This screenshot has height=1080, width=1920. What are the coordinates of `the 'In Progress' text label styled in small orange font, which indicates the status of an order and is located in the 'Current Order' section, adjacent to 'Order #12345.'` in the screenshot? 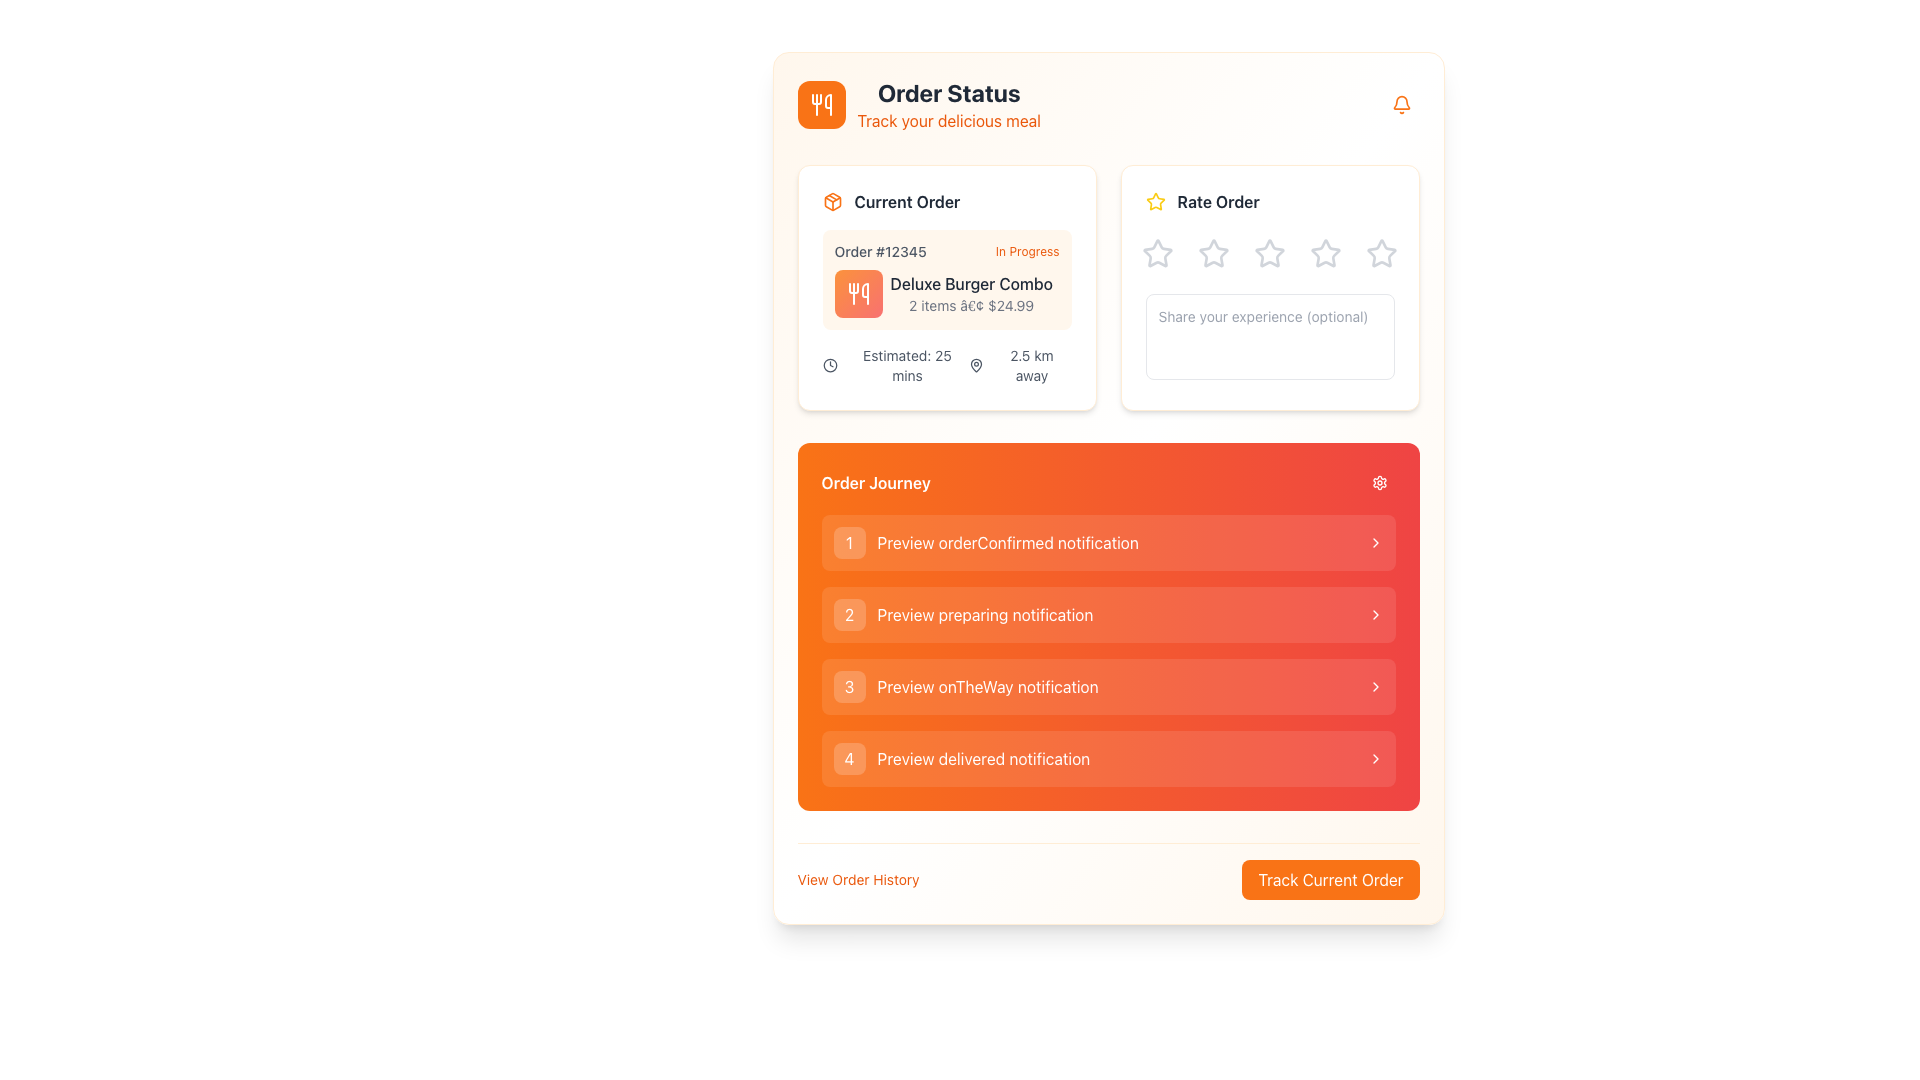 It's located at (1027, 250).